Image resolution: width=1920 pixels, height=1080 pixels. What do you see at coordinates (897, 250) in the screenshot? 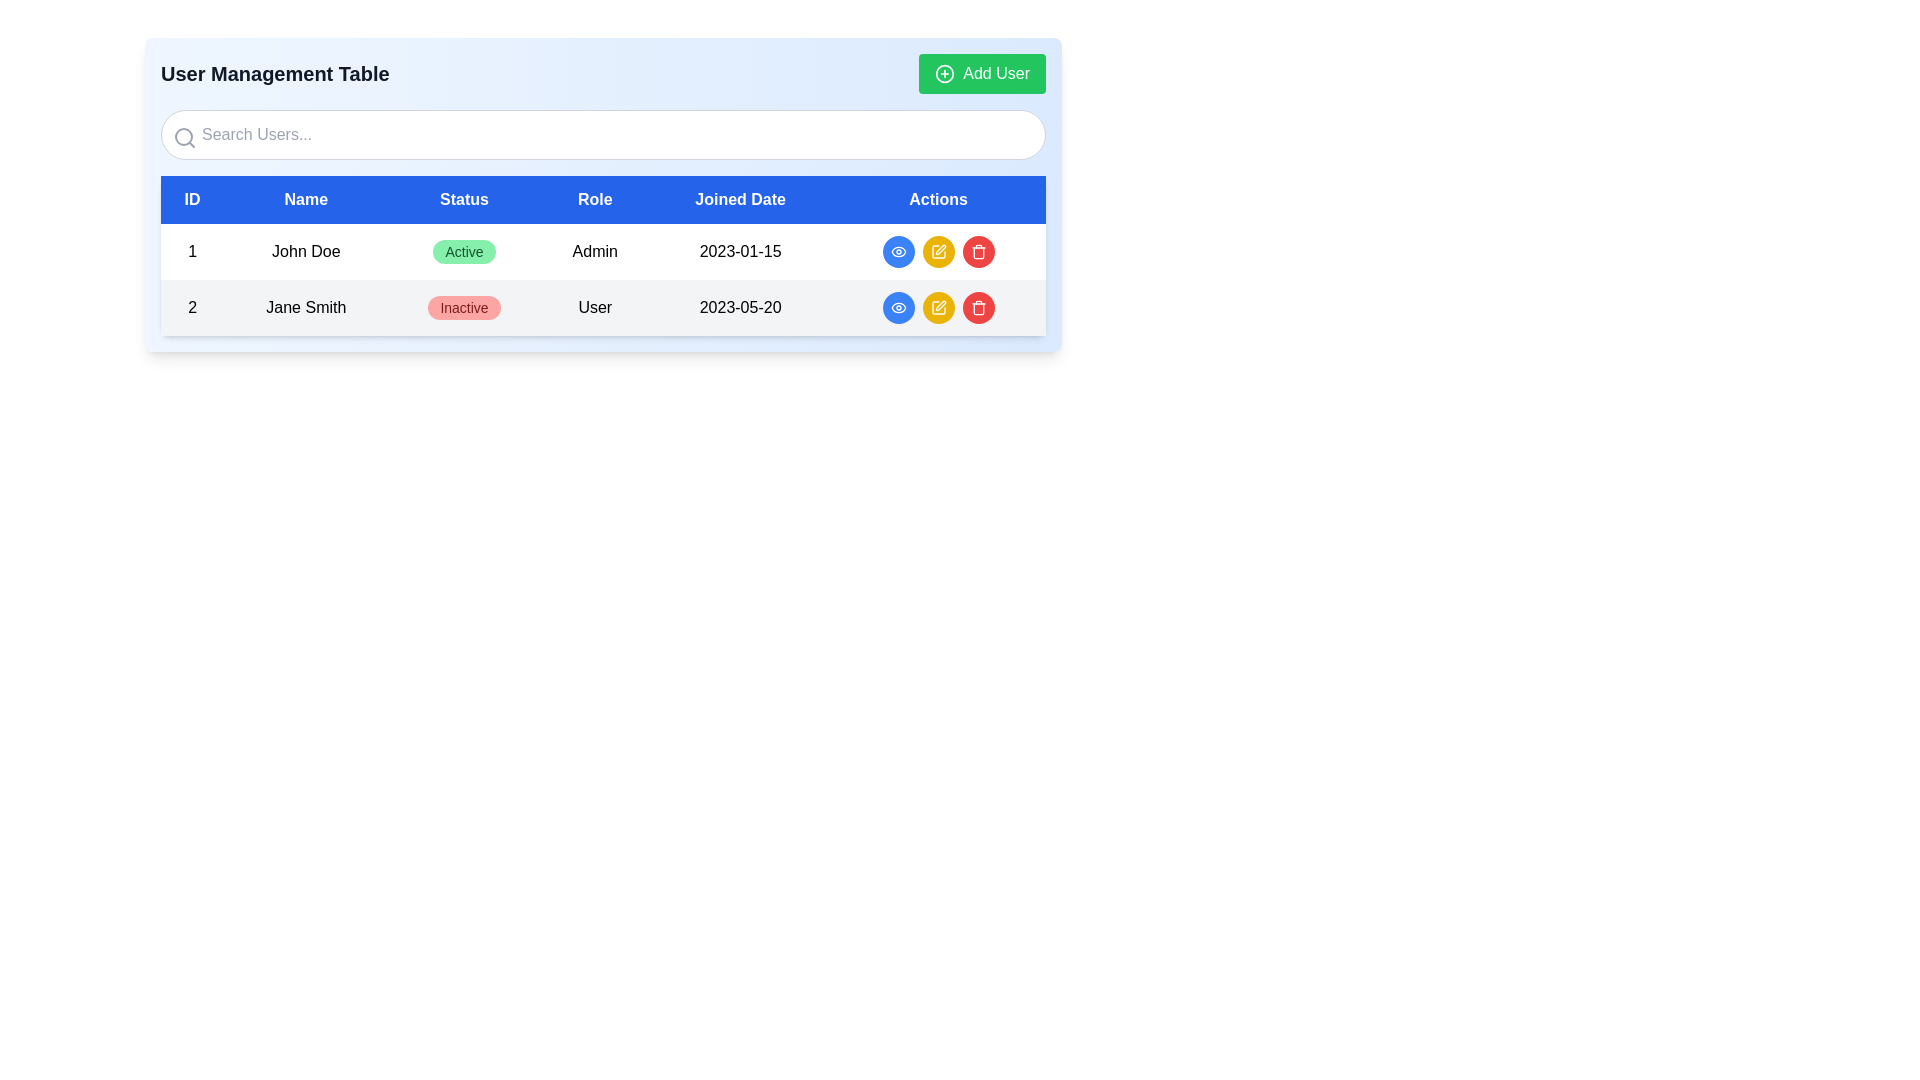
I see `the icon within the circular blue button` at bounding box center [897, 250].